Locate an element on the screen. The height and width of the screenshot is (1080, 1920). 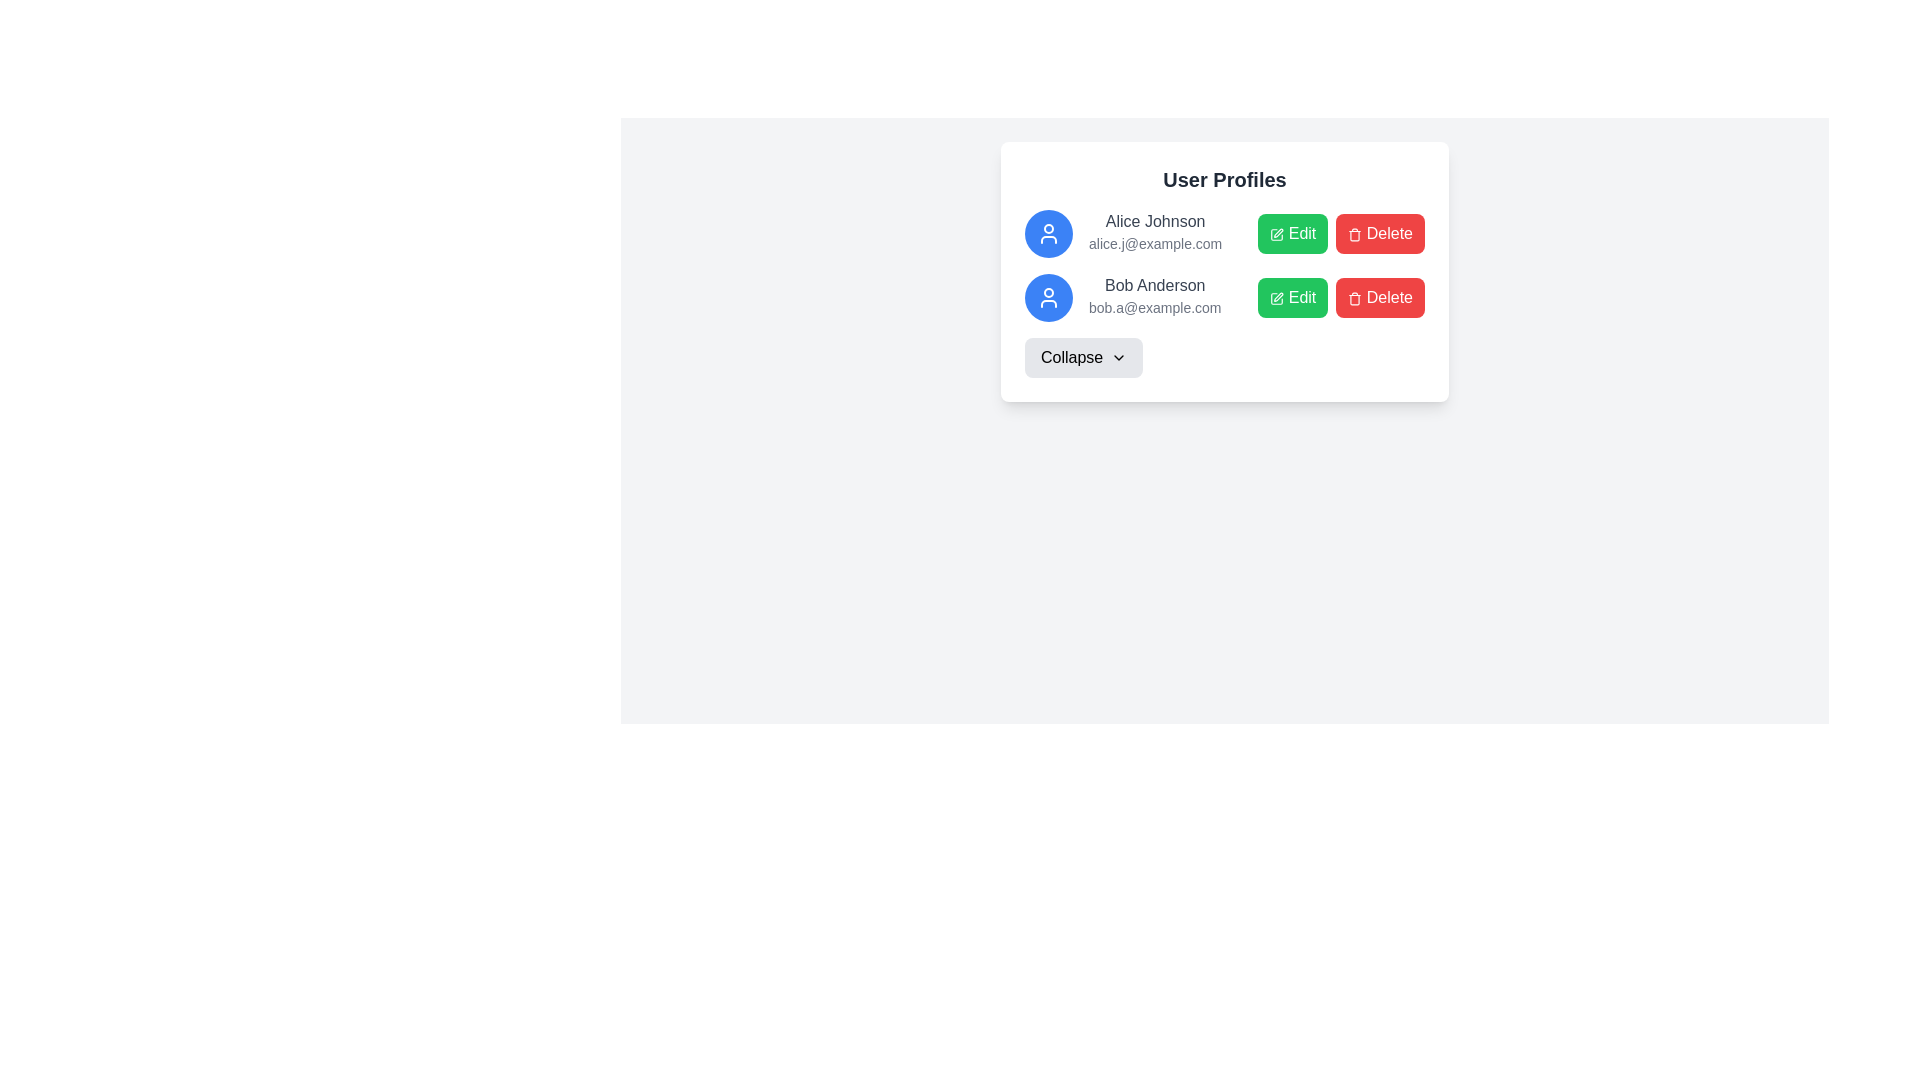
the user profile card for 'Alice Johnson', which features a circular blue icon with a user symbol and displays the name in bold and email in gray is located at coordinates (1123, 233).